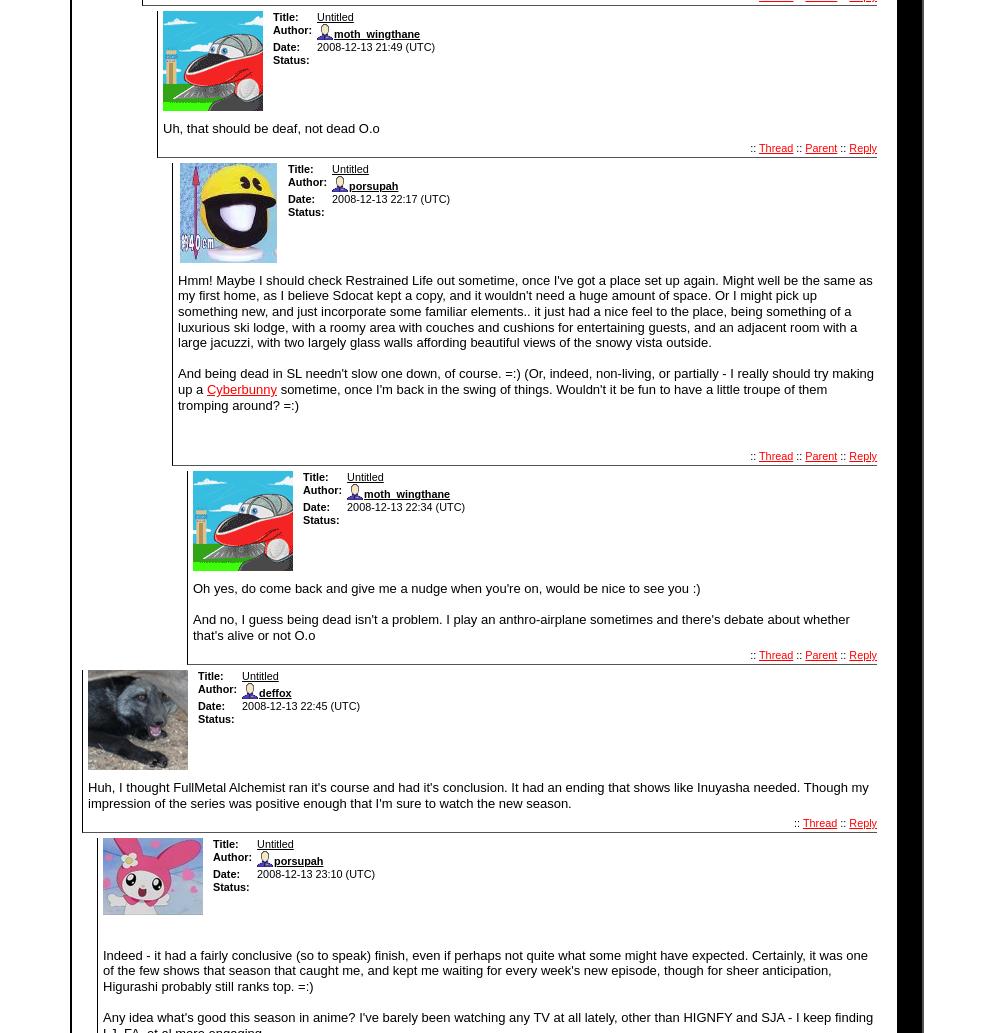  What do you see at coordinates (376, 45) in the screenshot?
I see `'2008-12-13 21:49 (UTC)'` at bounding box center [376, 45].